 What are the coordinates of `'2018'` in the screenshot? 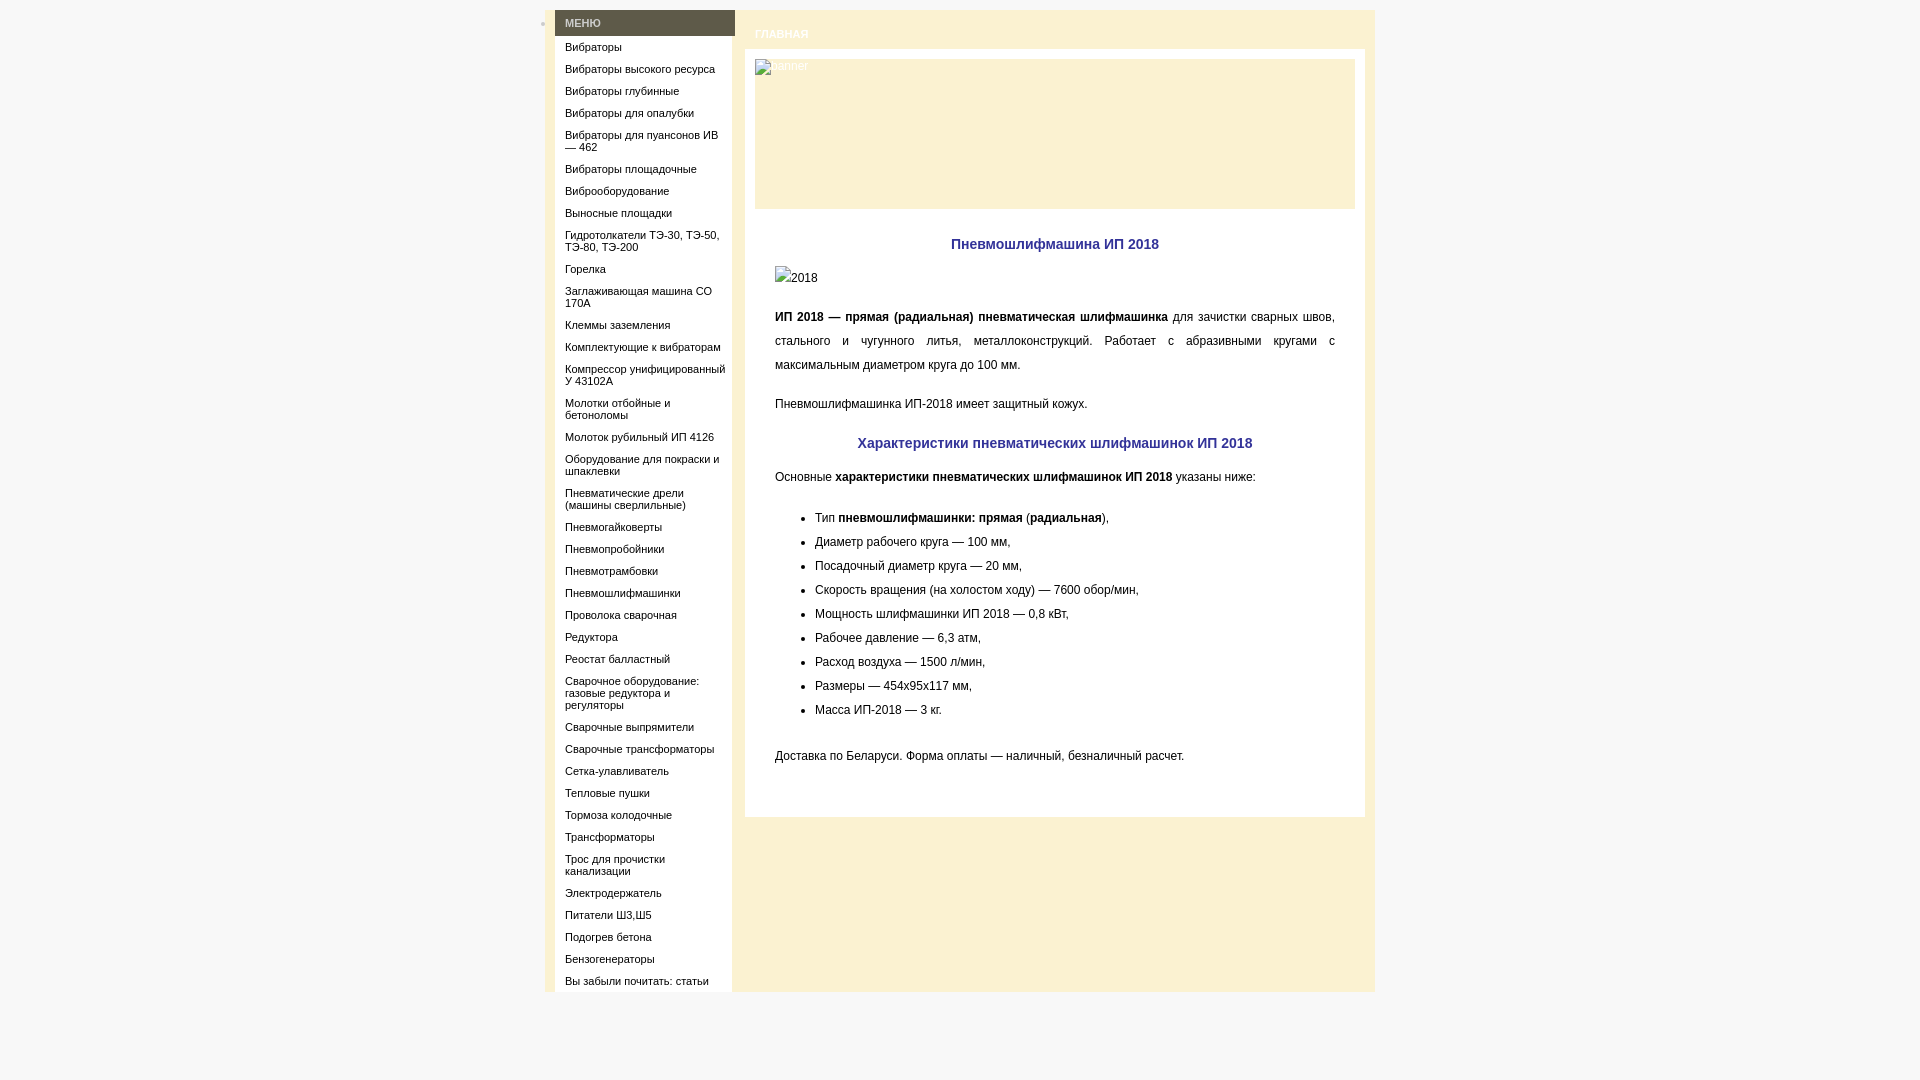 It's located at (773, 277).